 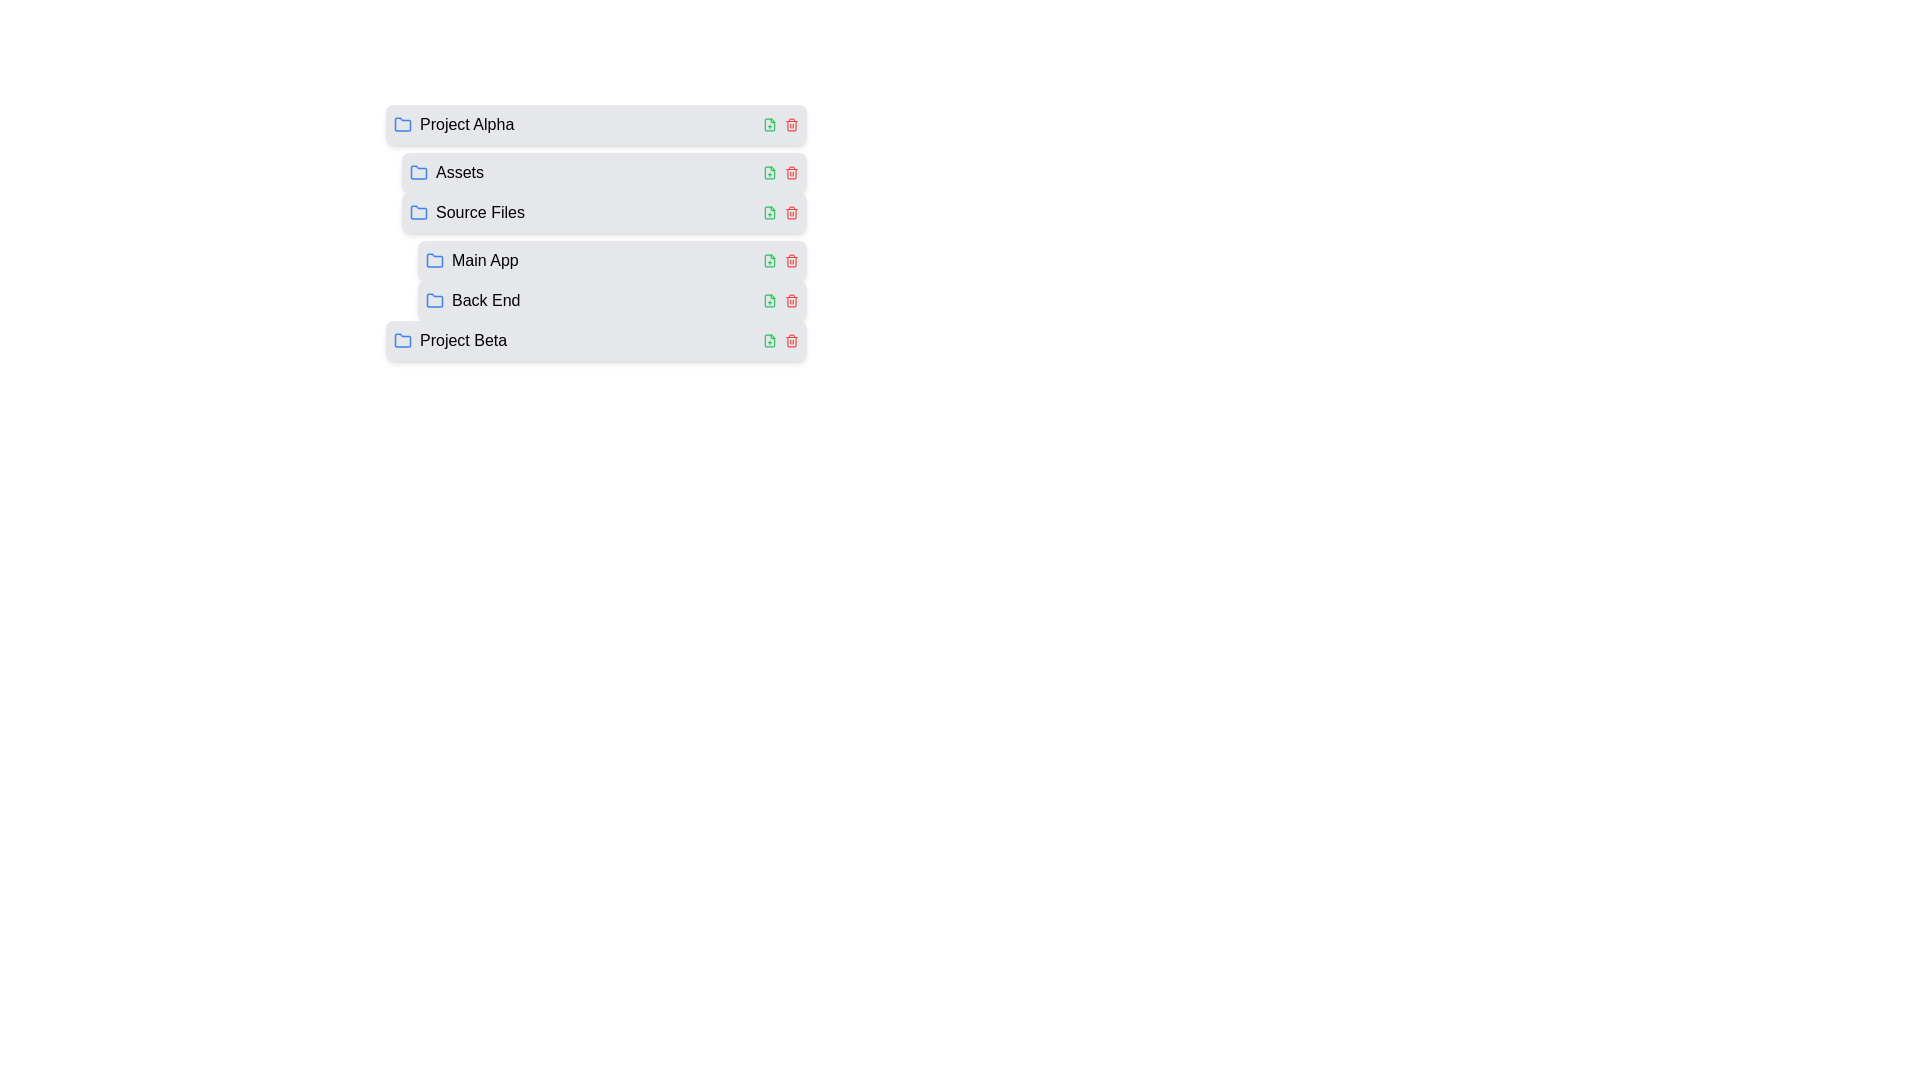 I want to click on the delete icon button located to the far right of the 'Back End' folder row, which allows users to remove associated items, so click(x=791, y=301).